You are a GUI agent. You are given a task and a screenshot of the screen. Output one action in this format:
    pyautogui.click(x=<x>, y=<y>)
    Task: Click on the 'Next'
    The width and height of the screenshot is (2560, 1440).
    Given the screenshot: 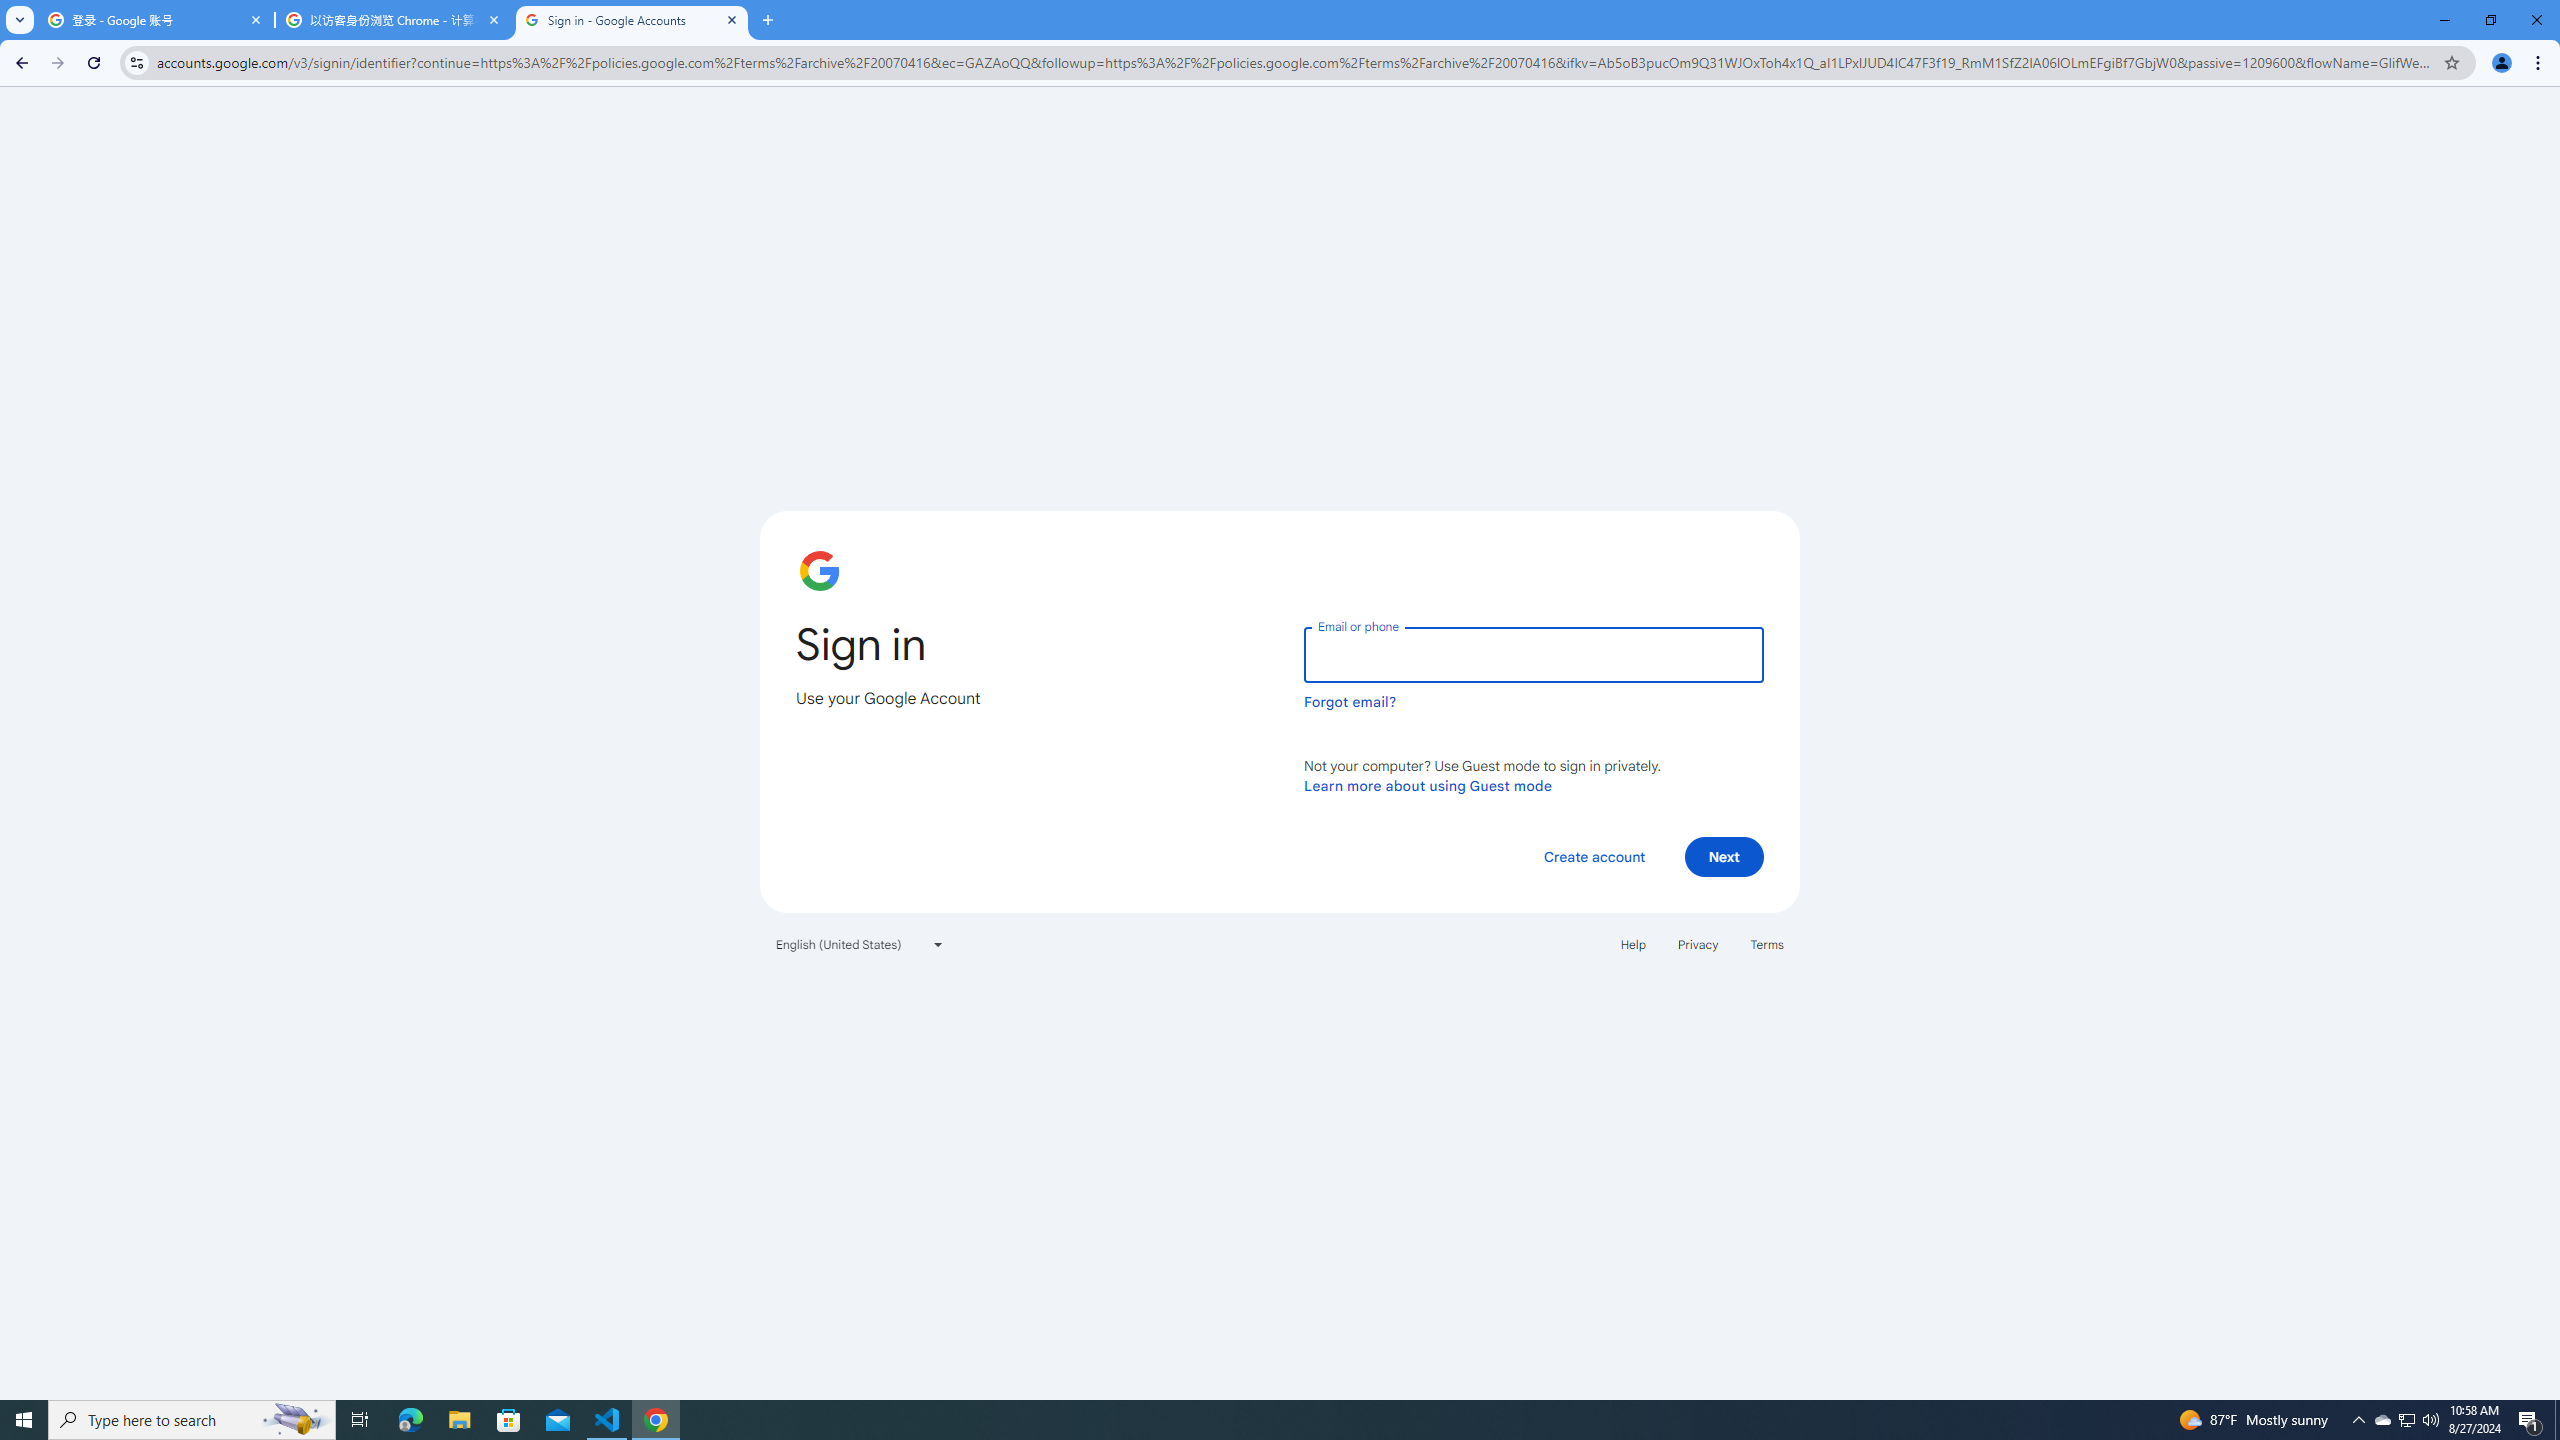 What is the action you would take?
    pyautogui.click(x=1724, y=855)
    